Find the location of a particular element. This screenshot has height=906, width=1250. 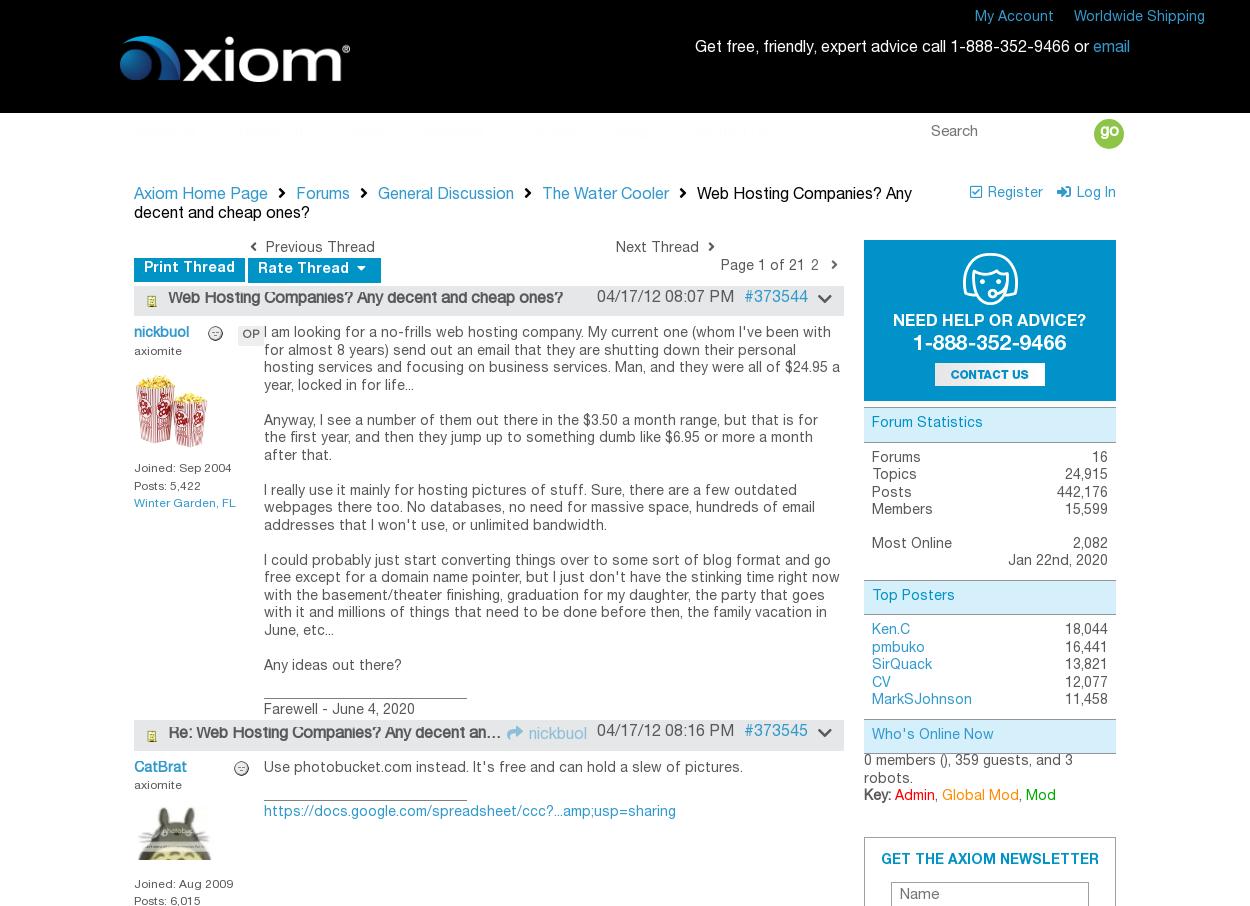

'Get The Axiom Newsletter' is located at coordinates (988, 858).